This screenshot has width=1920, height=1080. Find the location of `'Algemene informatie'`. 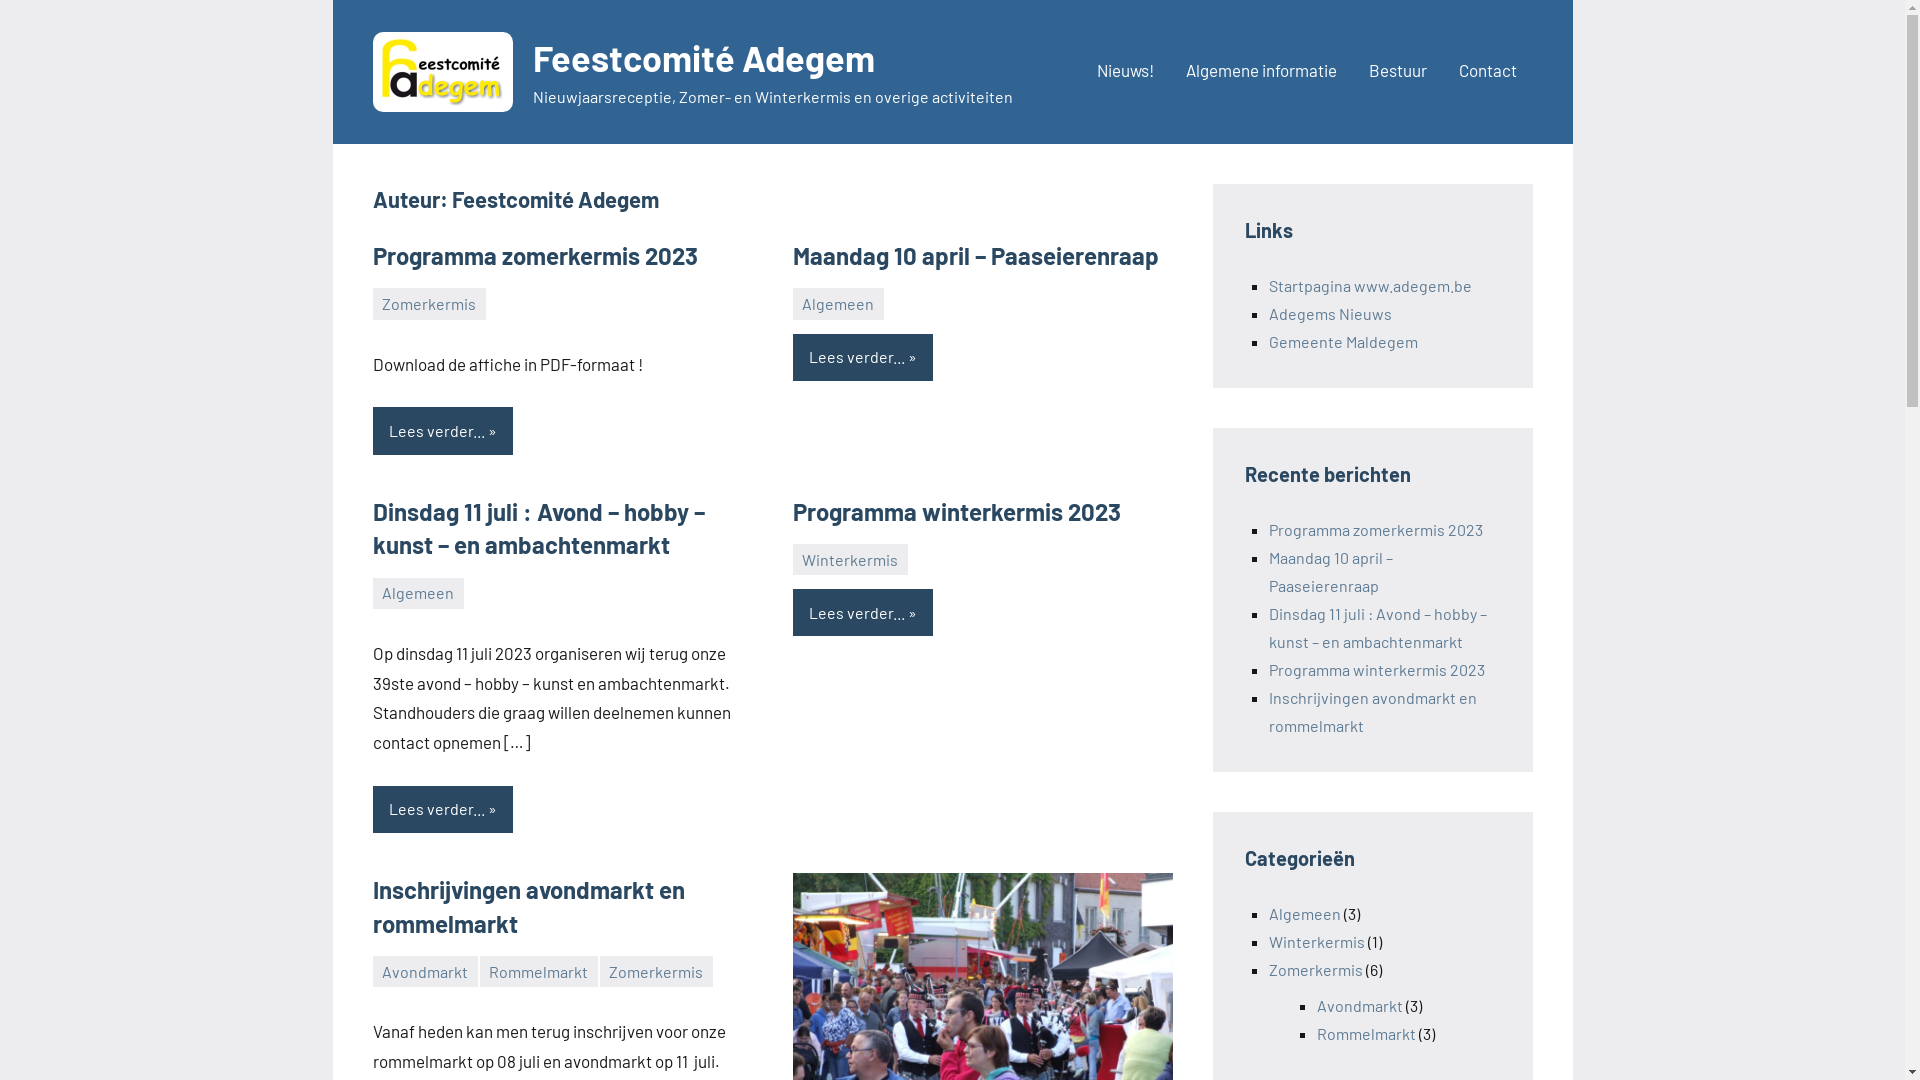

'Algemene informatie' is located at coordinates (1260, 70).